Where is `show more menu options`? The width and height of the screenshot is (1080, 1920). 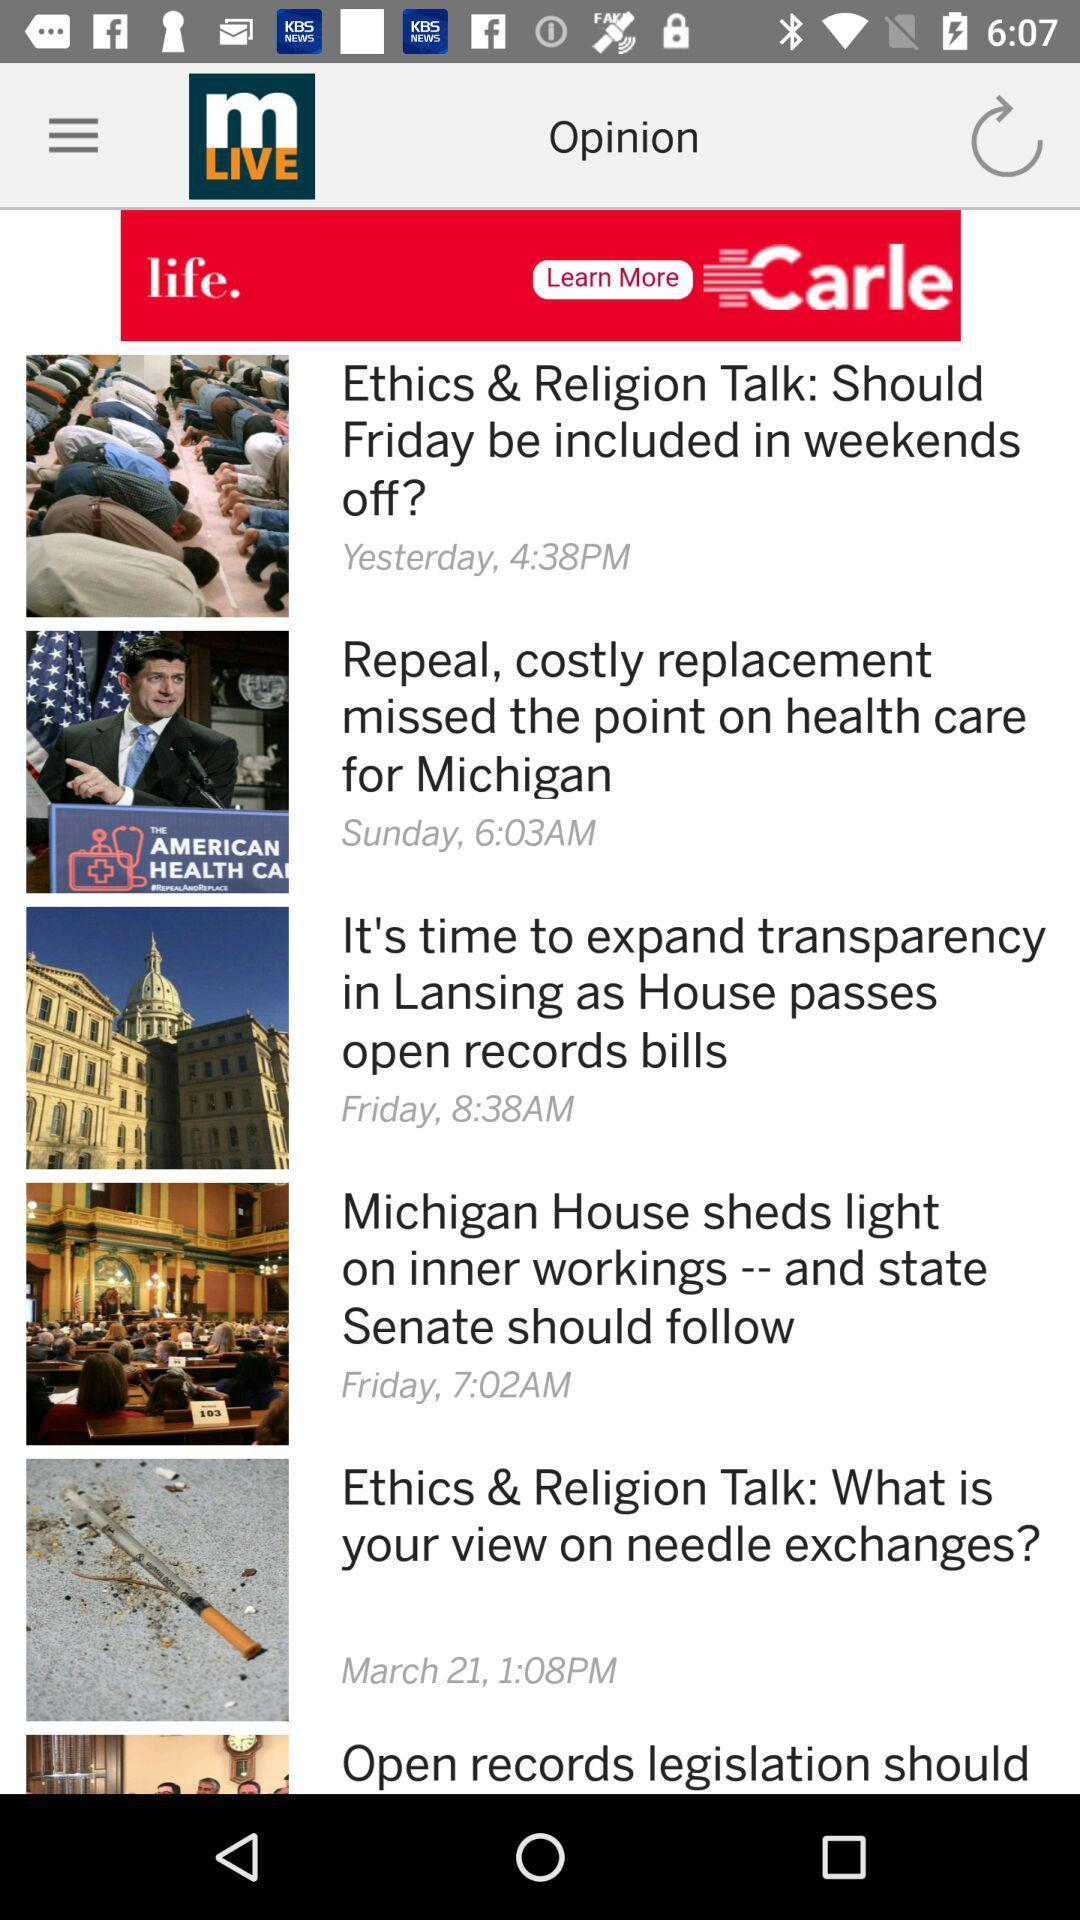 show more menu options is located at coordinates (72, 135).